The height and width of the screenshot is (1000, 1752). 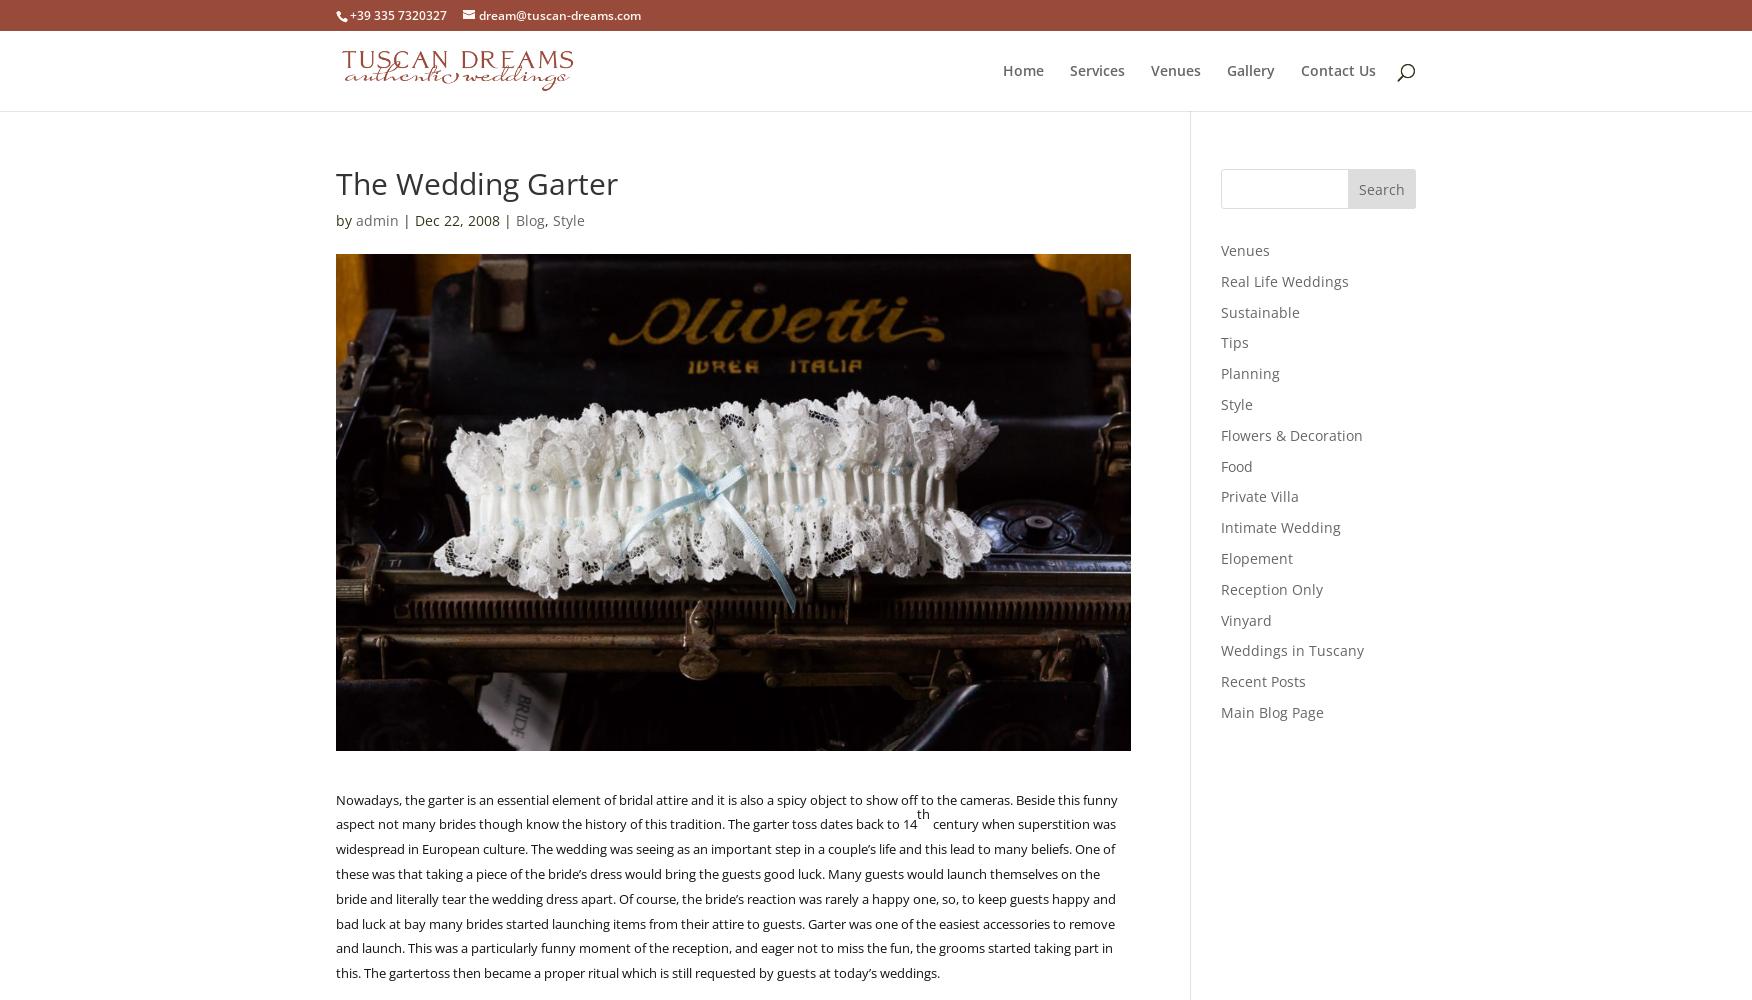 I want to click on 'Tips', so click(x=1233, y=341).